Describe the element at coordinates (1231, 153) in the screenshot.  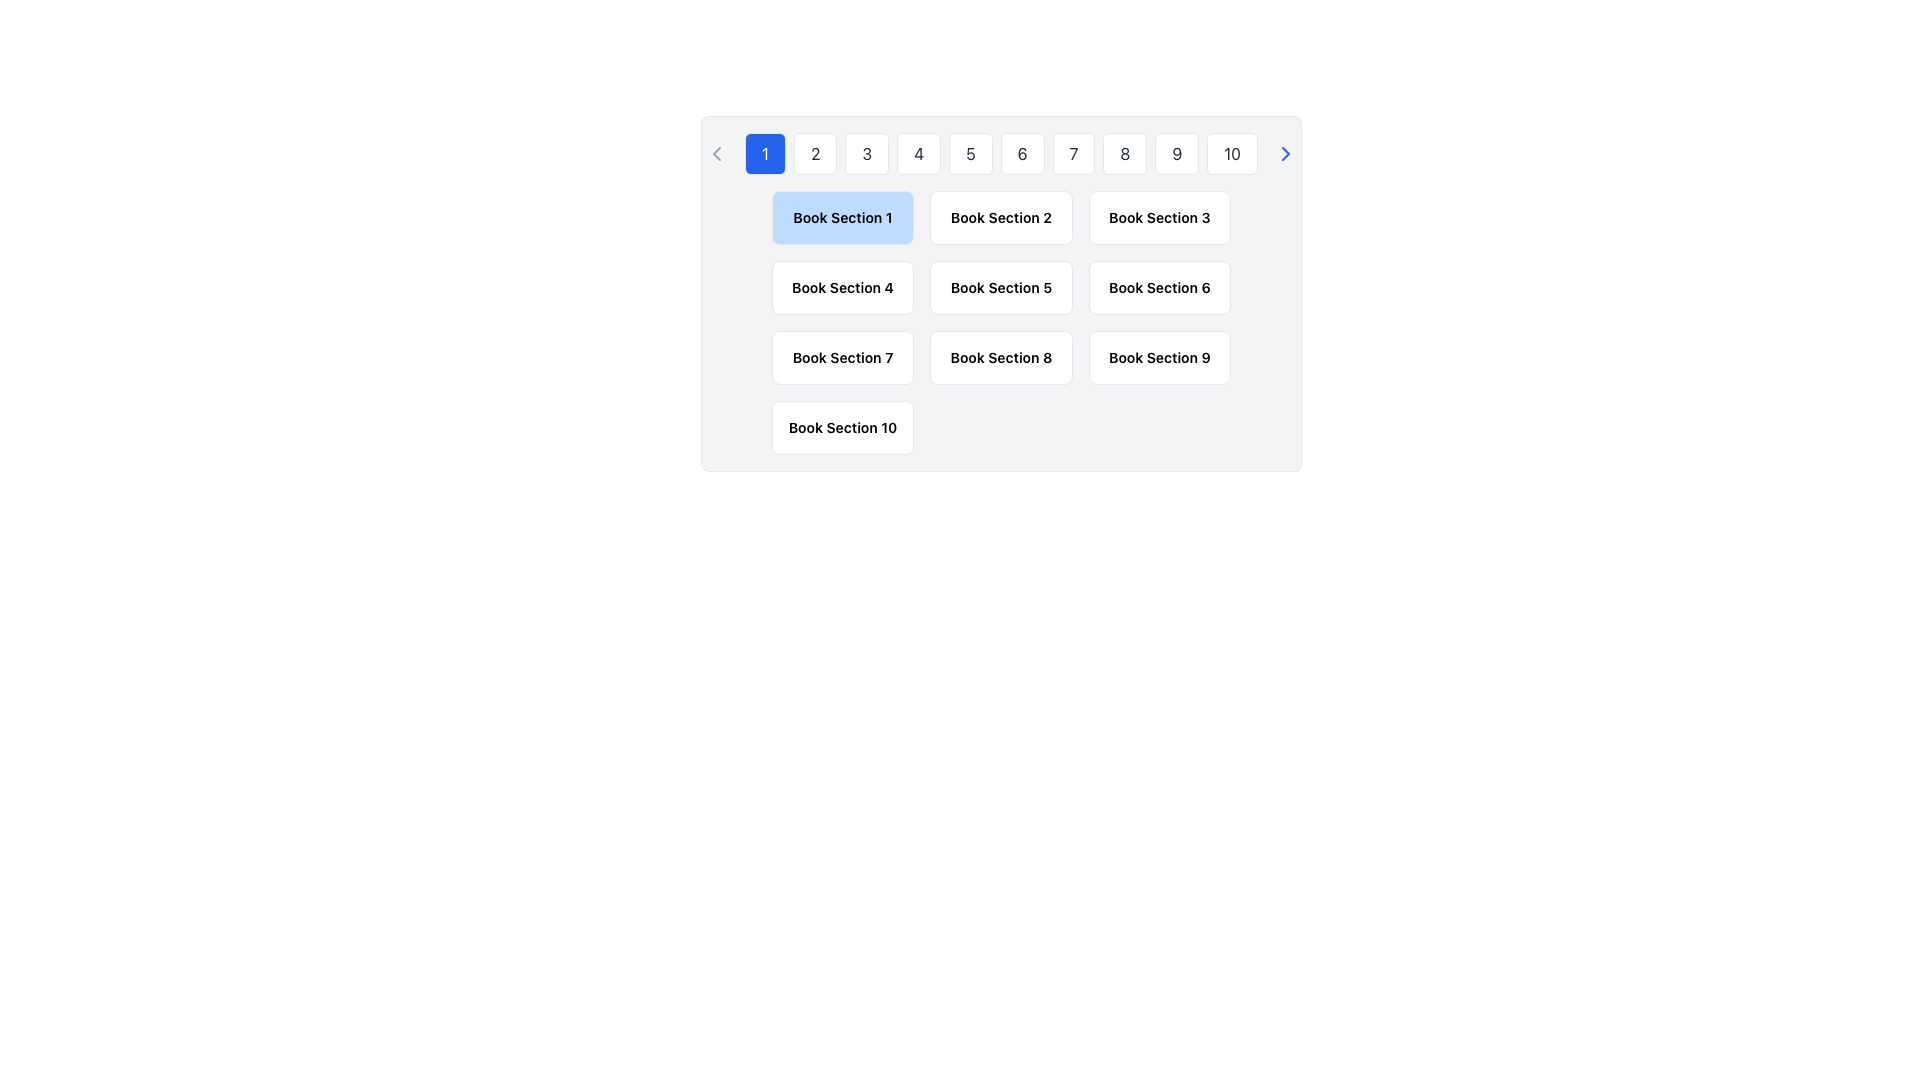
I see `the tenth button in the pagination control bar` at that location.